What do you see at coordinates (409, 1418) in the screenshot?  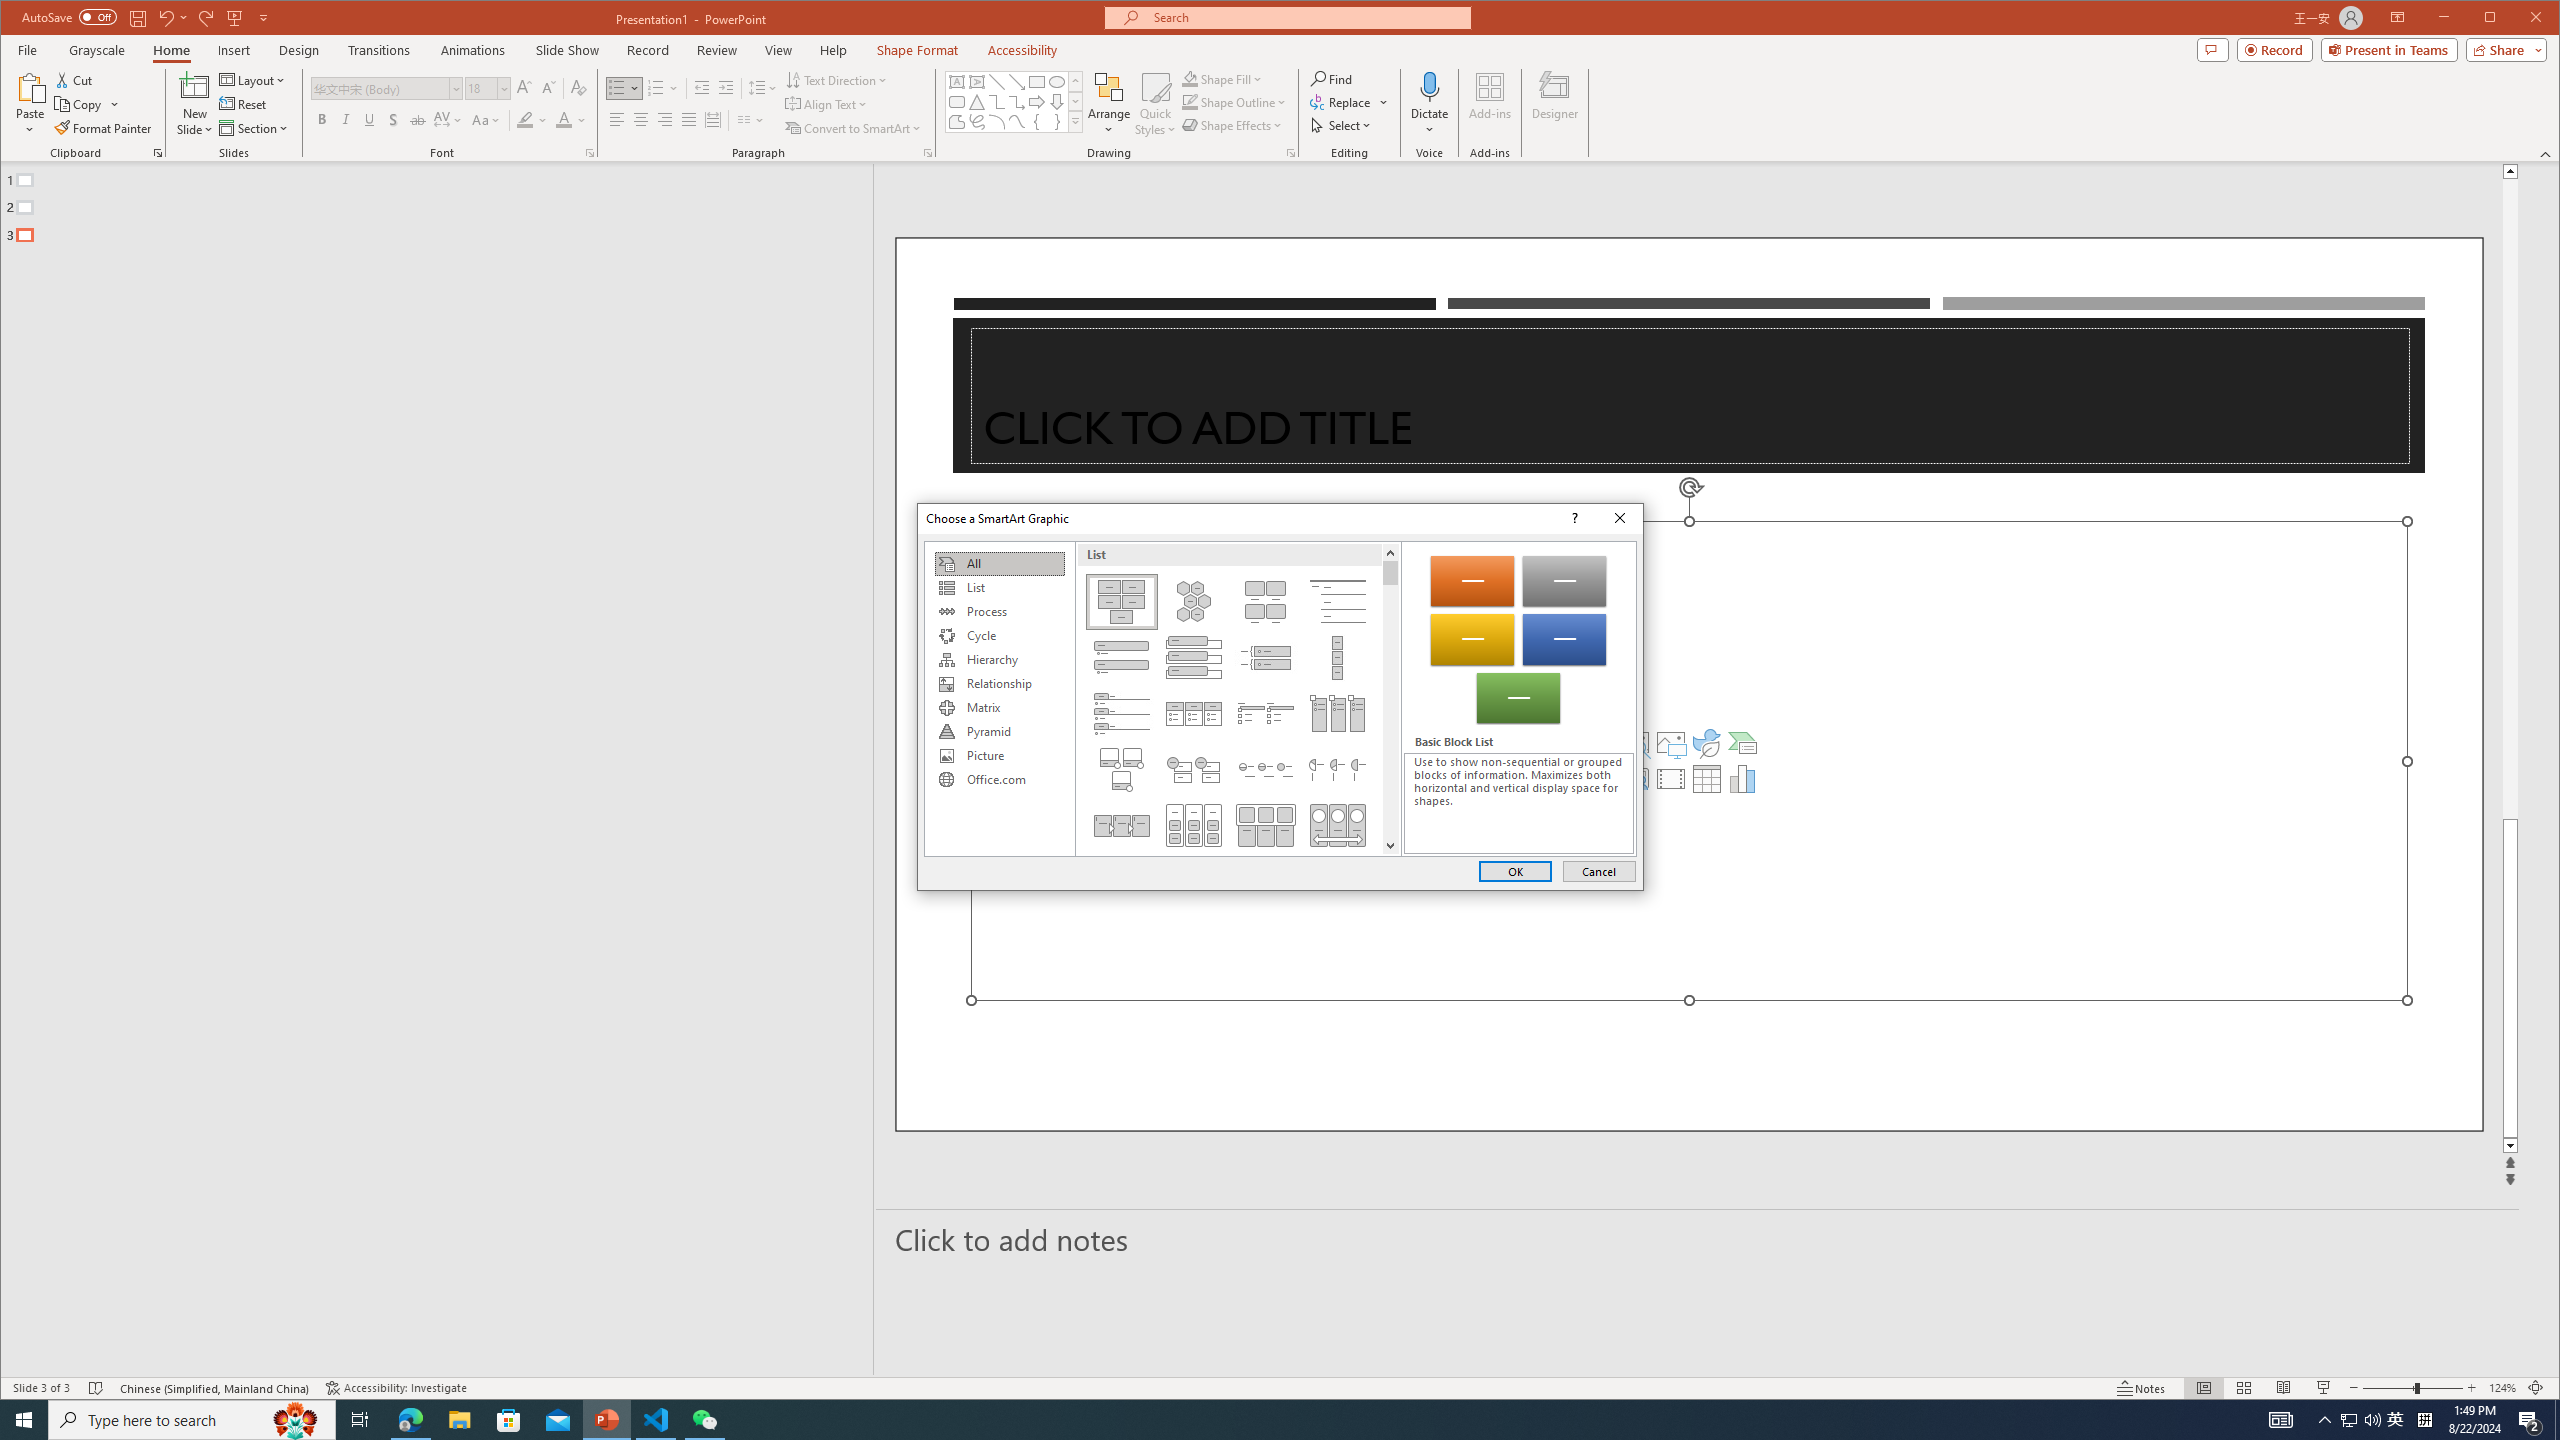 I see `'Microsoft Edge - 1 running window'` at bounding box center [409, 1418].